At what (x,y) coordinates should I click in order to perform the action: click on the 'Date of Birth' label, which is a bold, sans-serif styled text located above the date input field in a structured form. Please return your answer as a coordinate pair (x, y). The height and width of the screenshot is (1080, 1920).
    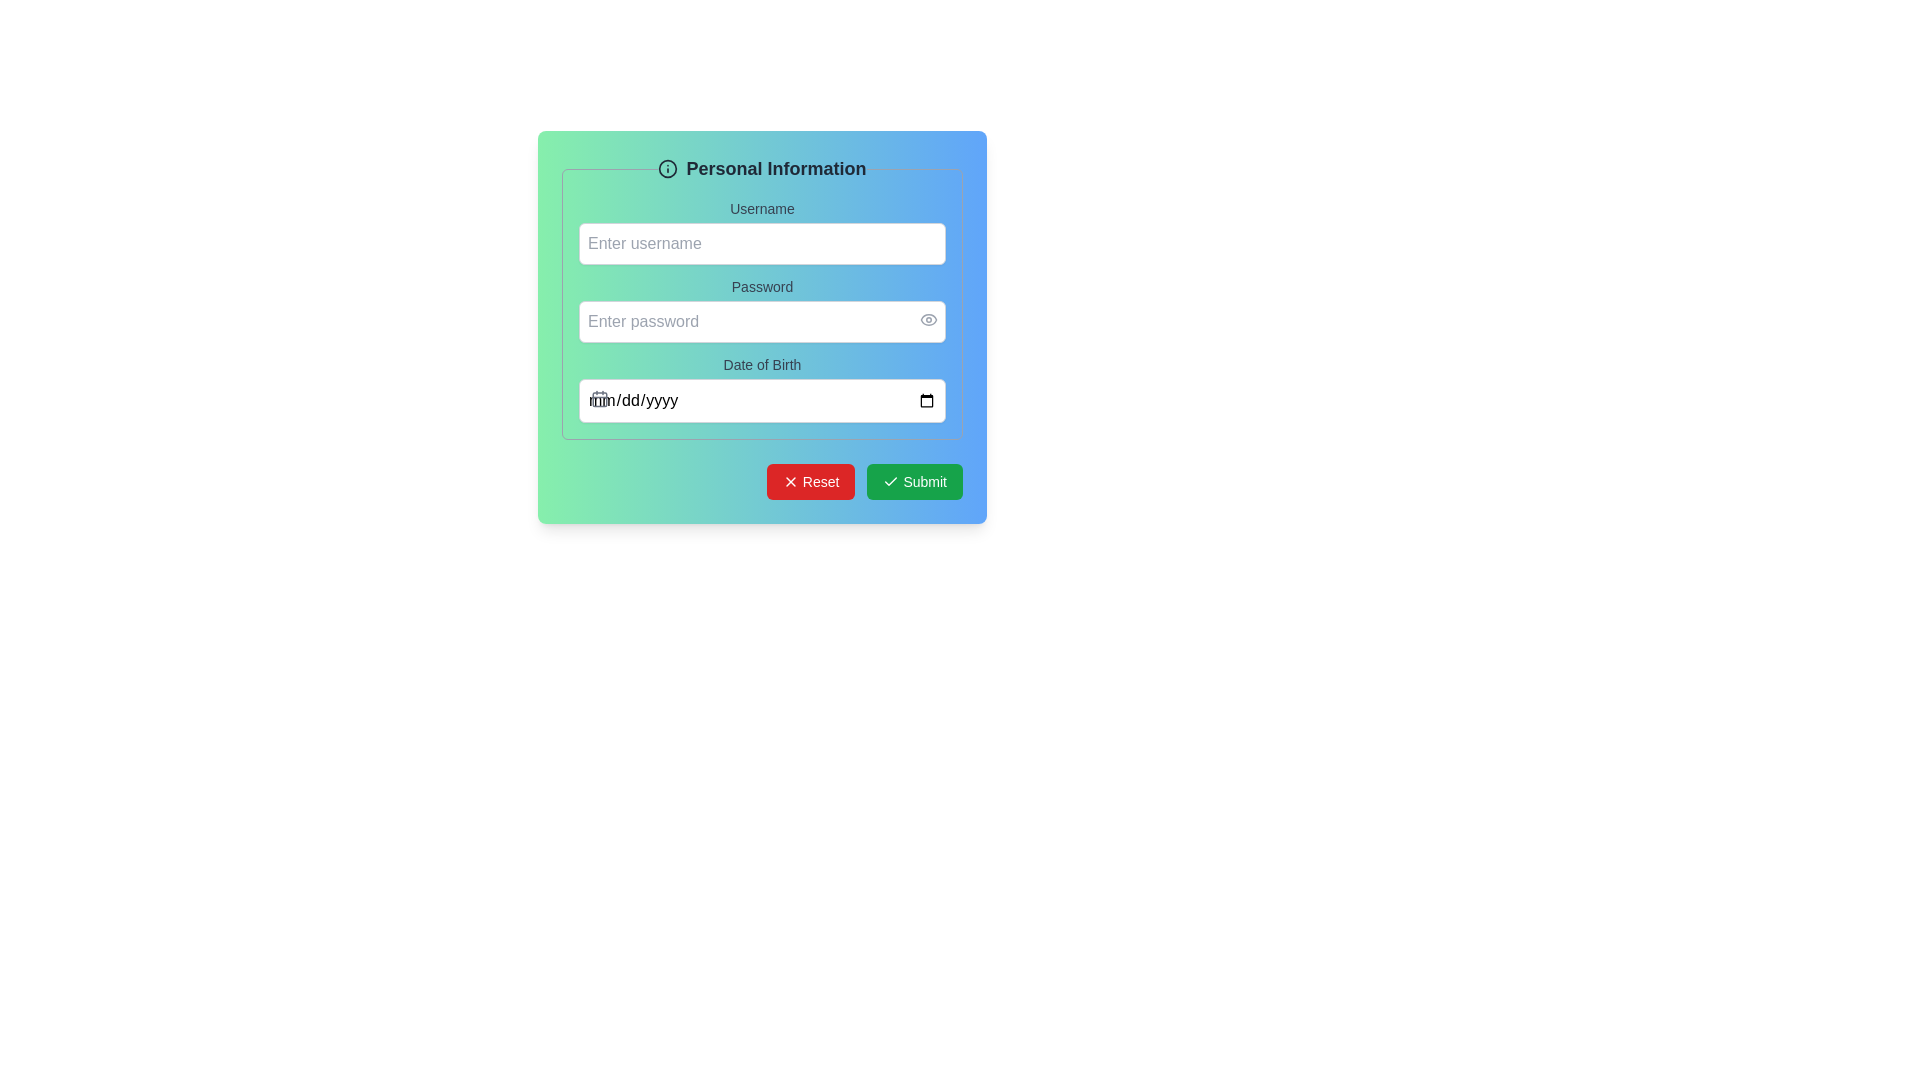
    Looking at the image, I should click on (761, 365).